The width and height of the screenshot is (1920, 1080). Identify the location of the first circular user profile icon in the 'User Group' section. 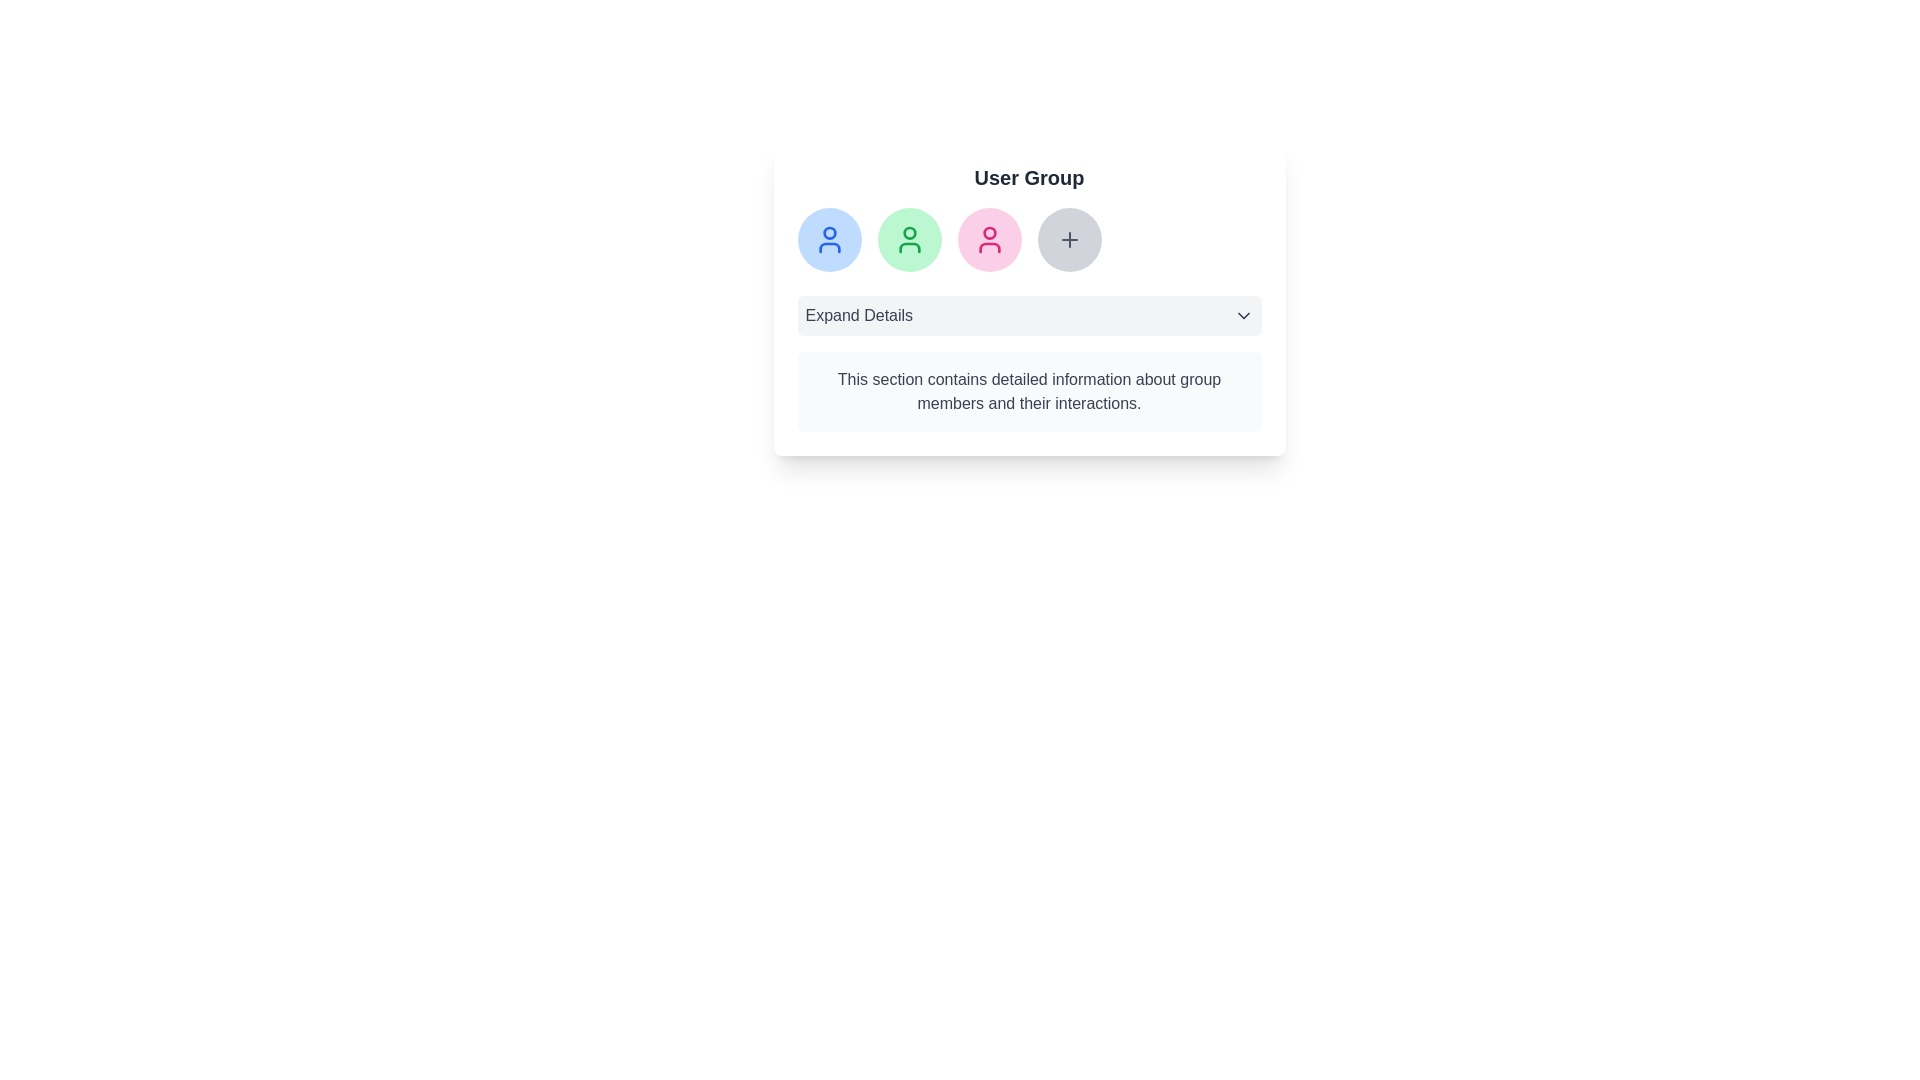
(829, 238).